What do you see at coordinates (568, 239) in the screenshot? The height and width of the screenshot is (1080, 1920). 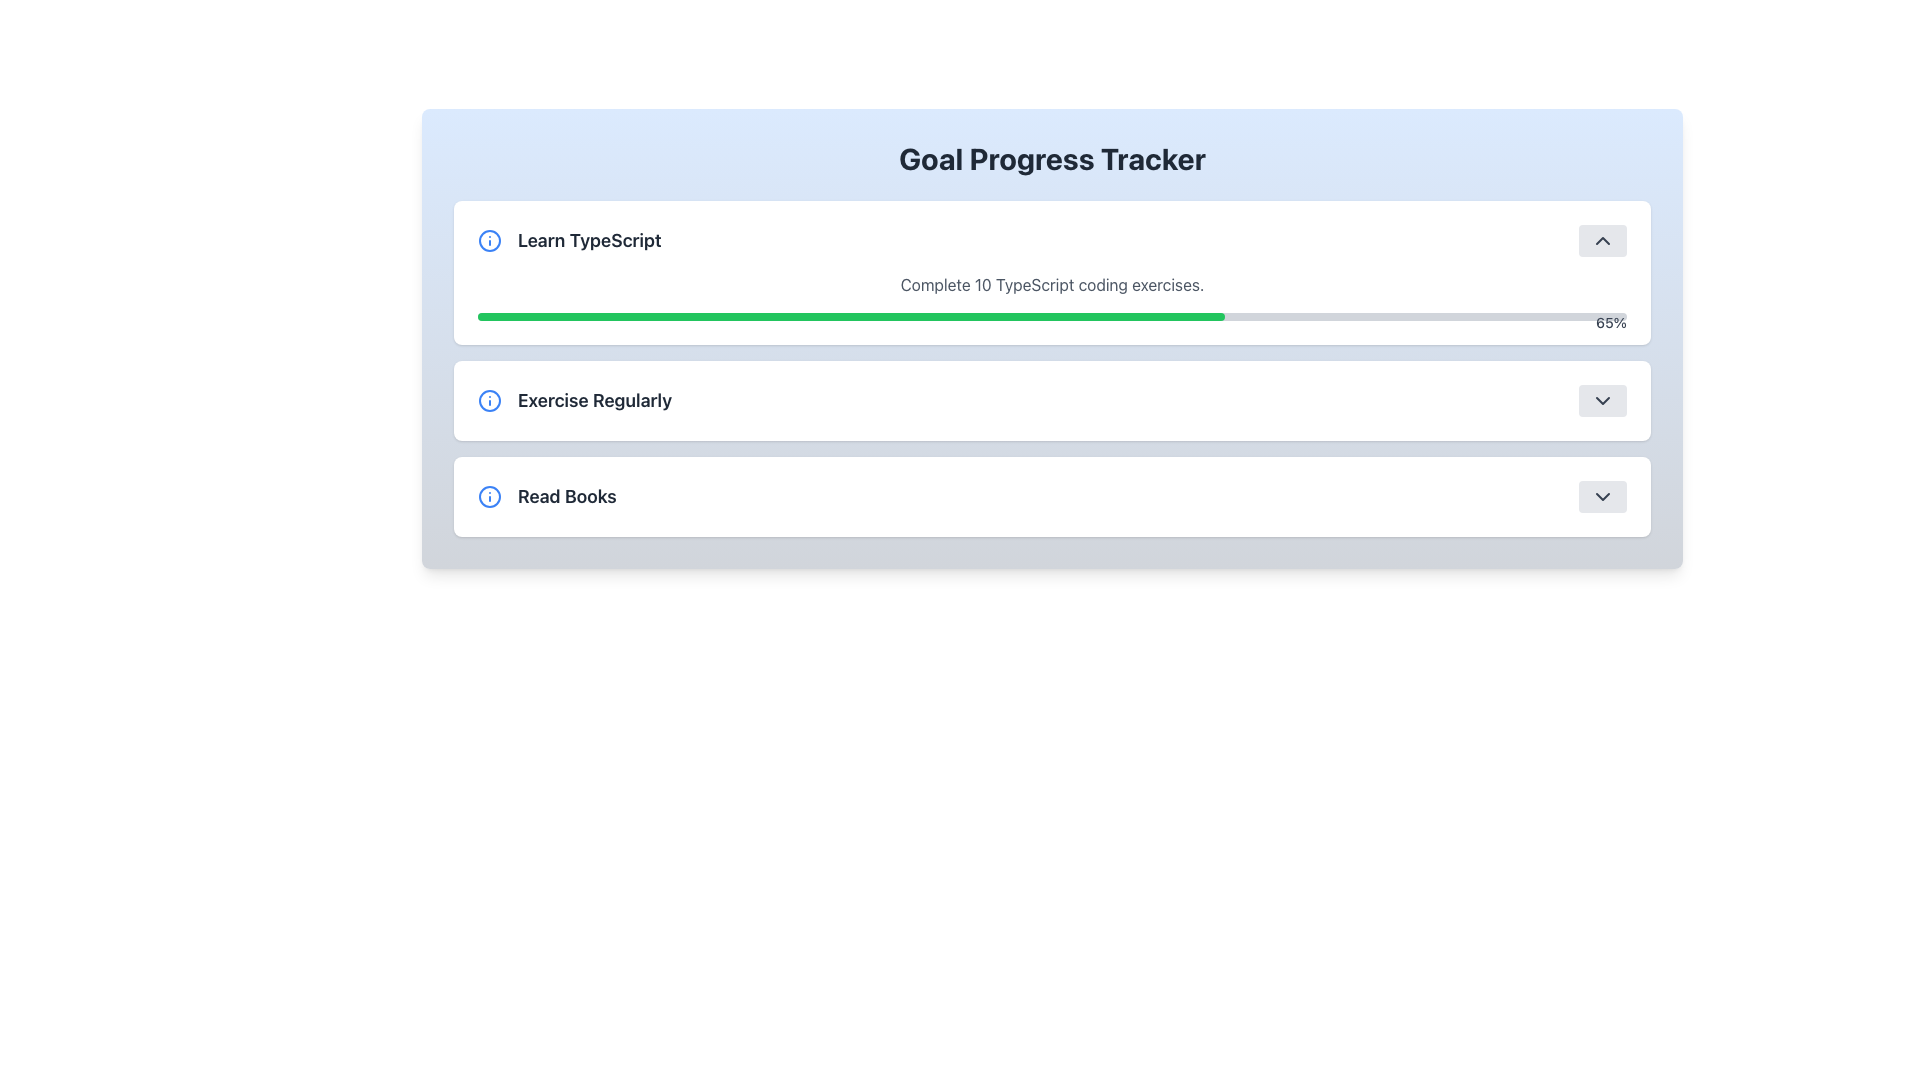 I see `the Text Label indicating the goal 'Learn TypeScript' located in the first row of the Goal Progress Tracker, positioned to the left of a progress bar` at bounding box center [568, 239].